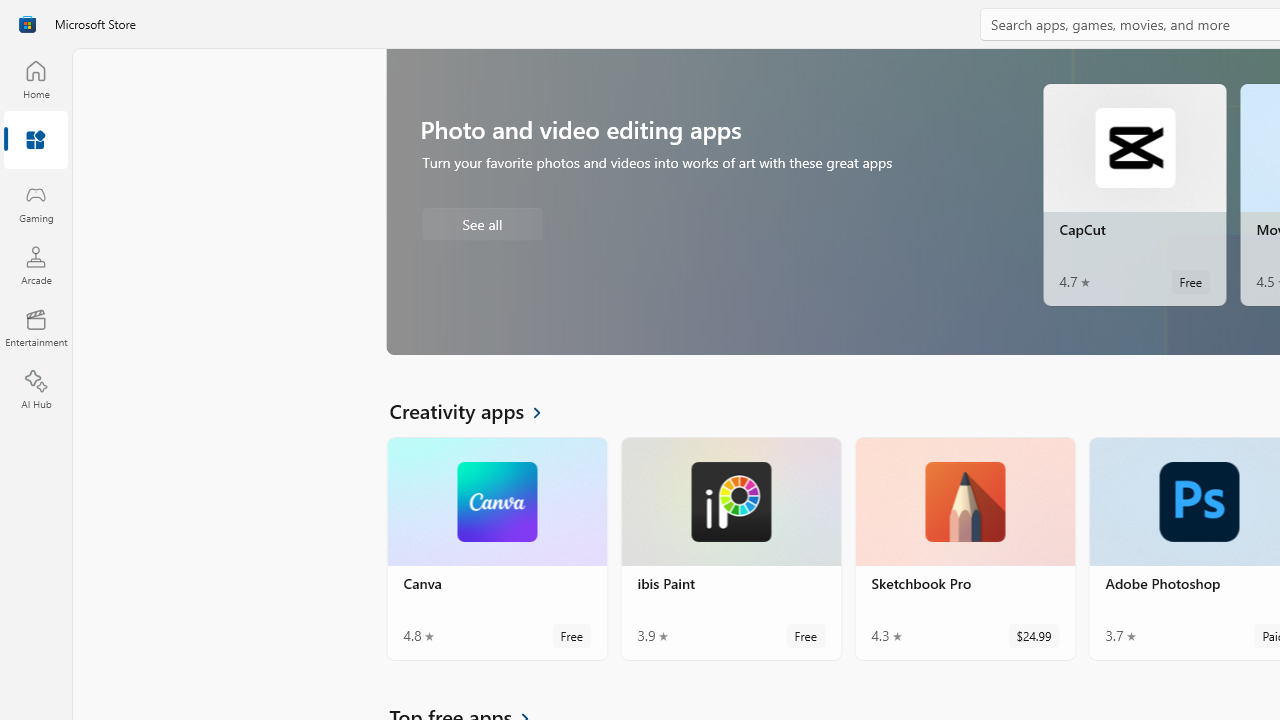 Image resolution: width=1280 pixels, height=720 pixels. Describe the element at coordinates (27, 24) in the screenshot. I see `'Class: Image'` at that location.